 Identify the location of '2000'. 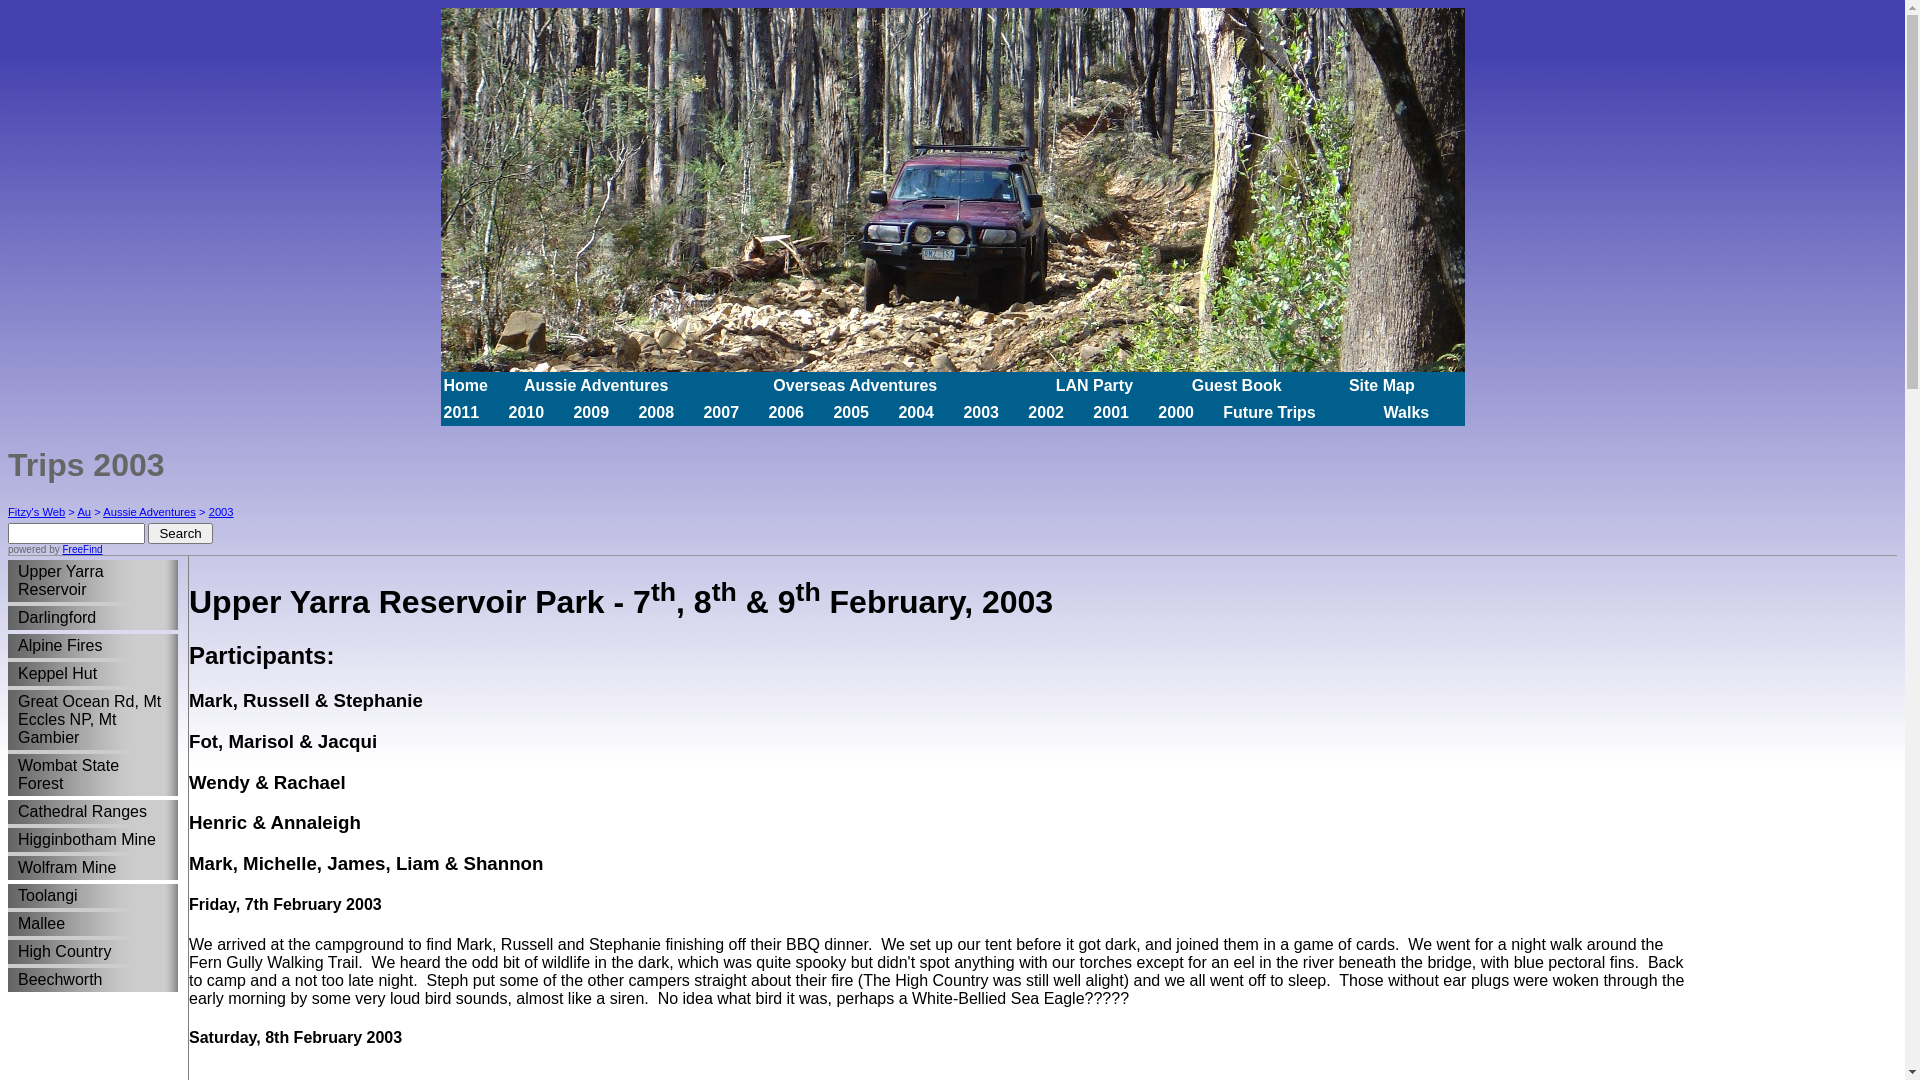
(1157, 411).